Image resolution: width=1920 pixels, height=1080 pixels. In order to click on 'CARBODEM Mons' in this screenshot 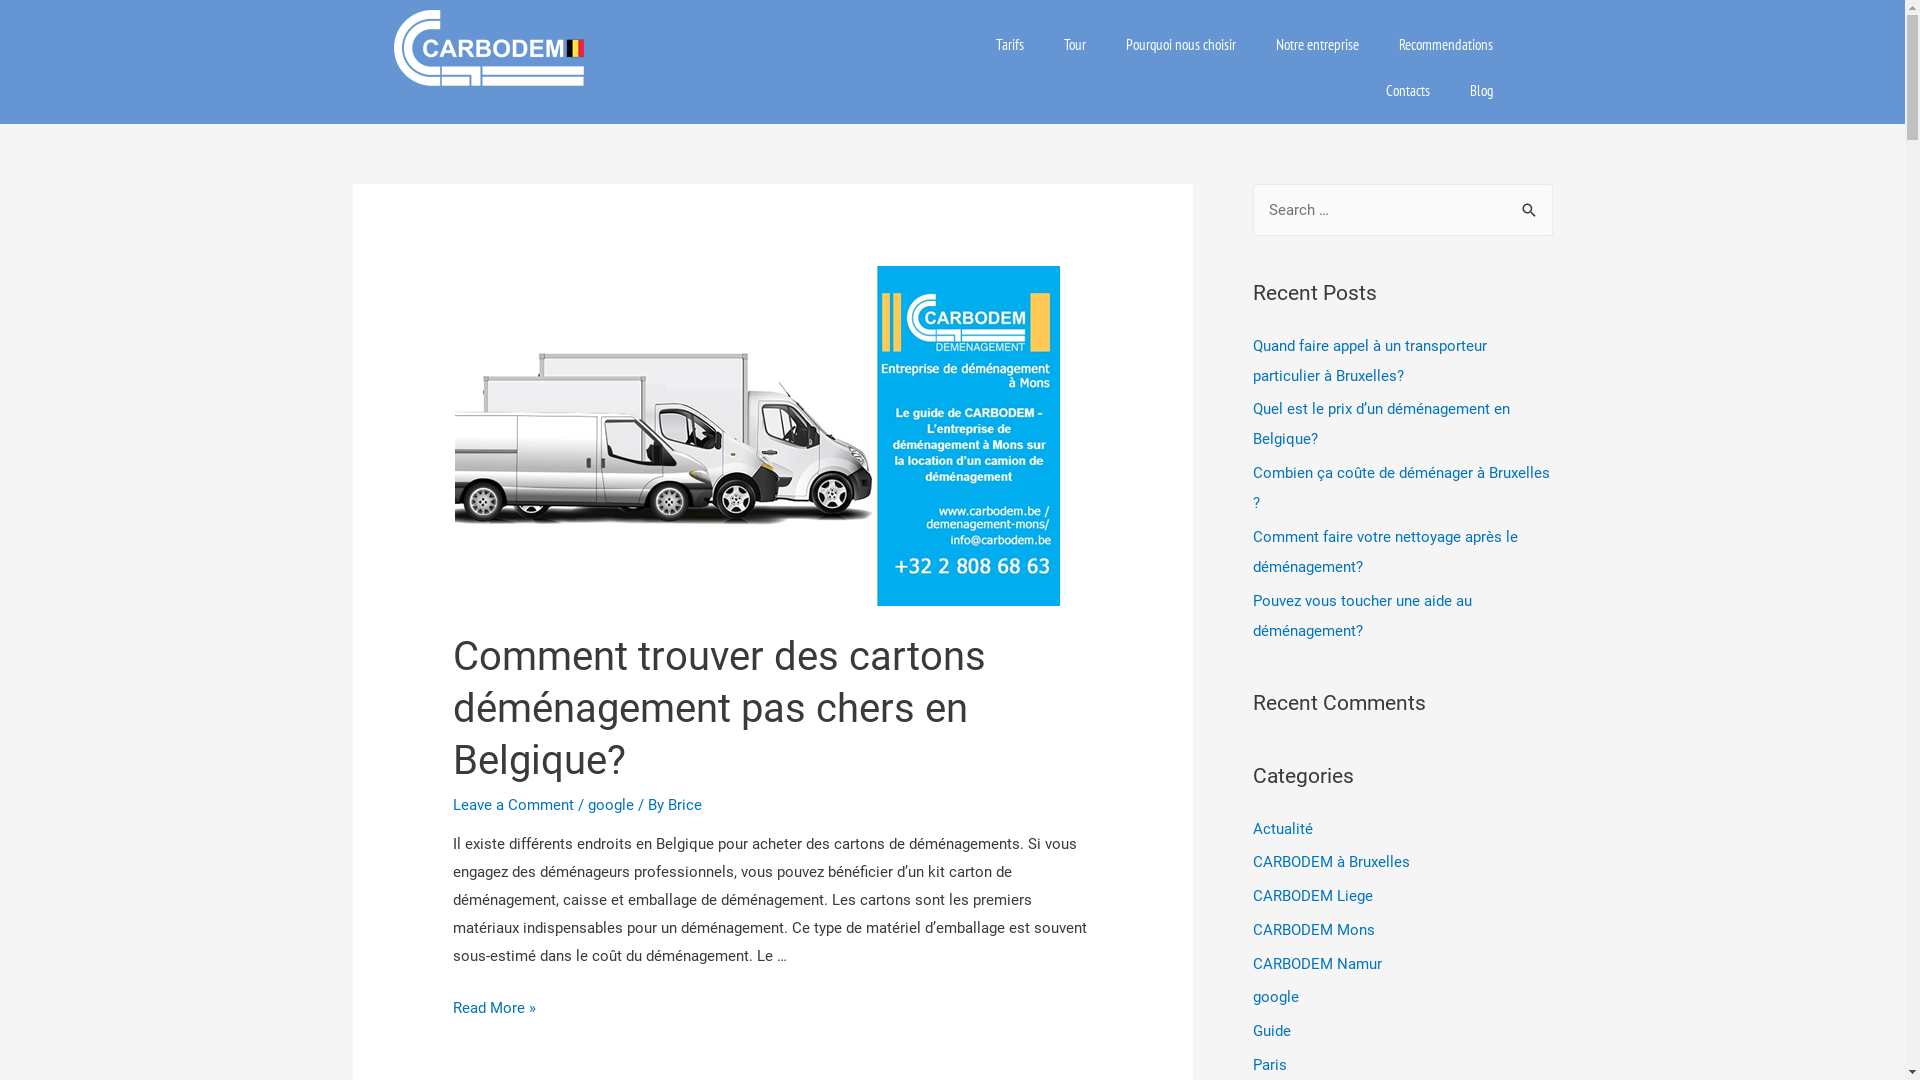, I will do `click(1313, 929)`.